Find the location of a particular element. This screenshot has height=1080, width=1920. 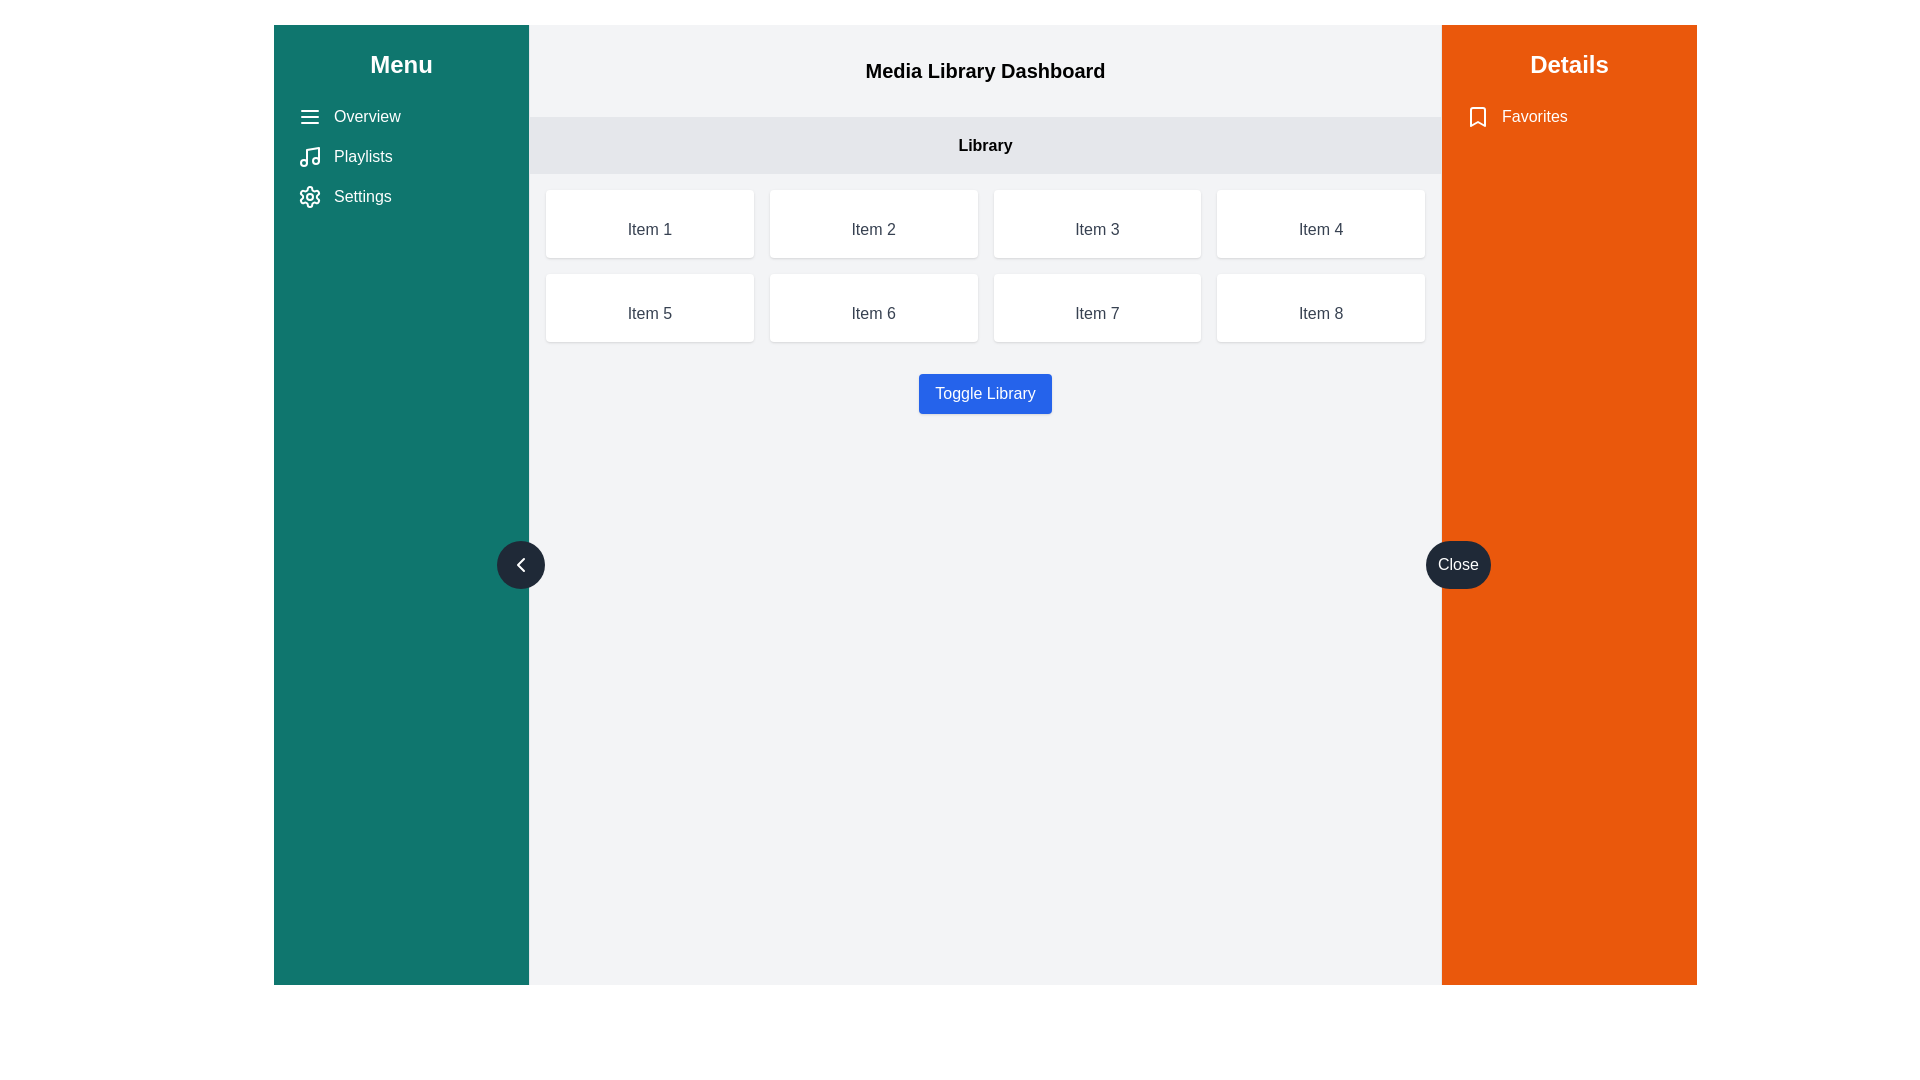

the centered, bold, large text header displaying 'Media Library Dashboard', which is positioned at the top-center of the main content area is located at coordinates (985, 69).